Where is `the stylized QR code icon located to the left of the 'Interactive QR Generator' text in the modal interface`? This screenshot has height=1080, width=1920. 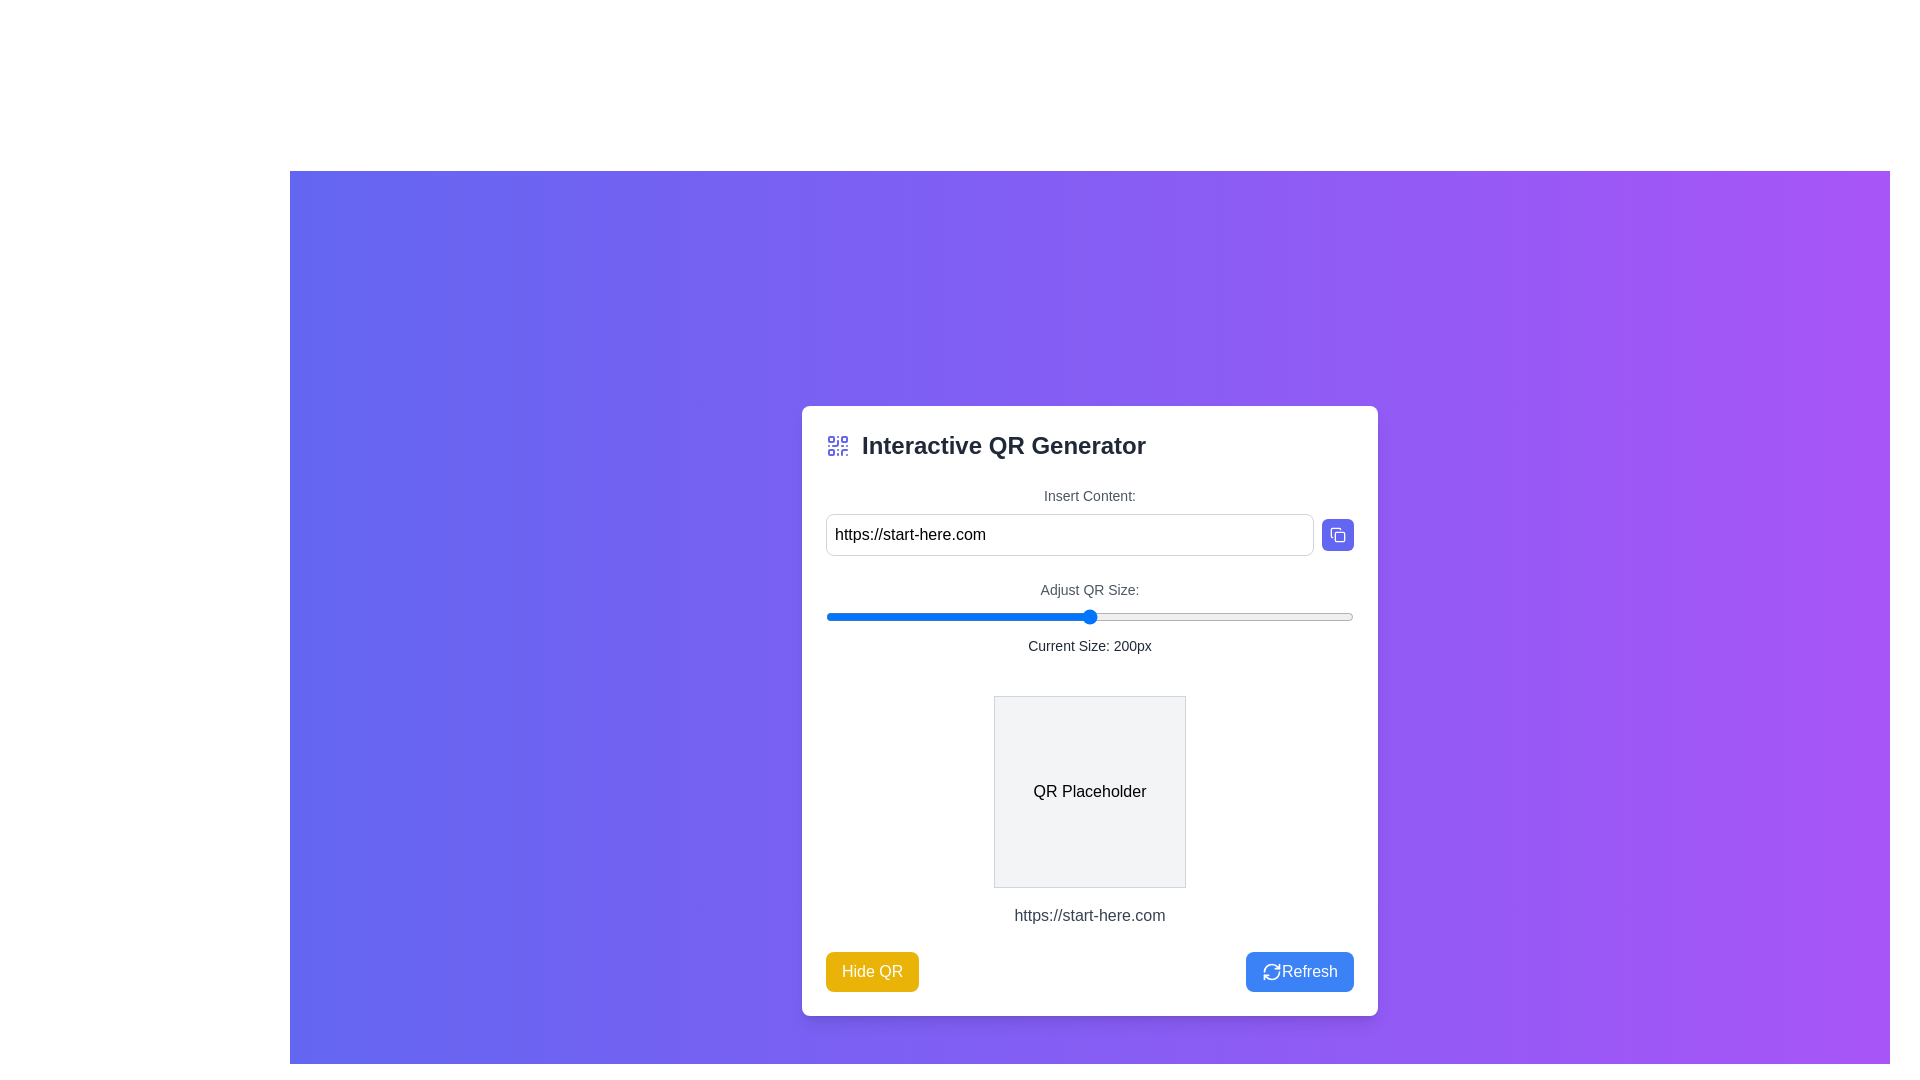
the stylized QR code icon located to the left of the 'Interactive QR Generator' text in the modal interface is located at coordinates (838, 445).